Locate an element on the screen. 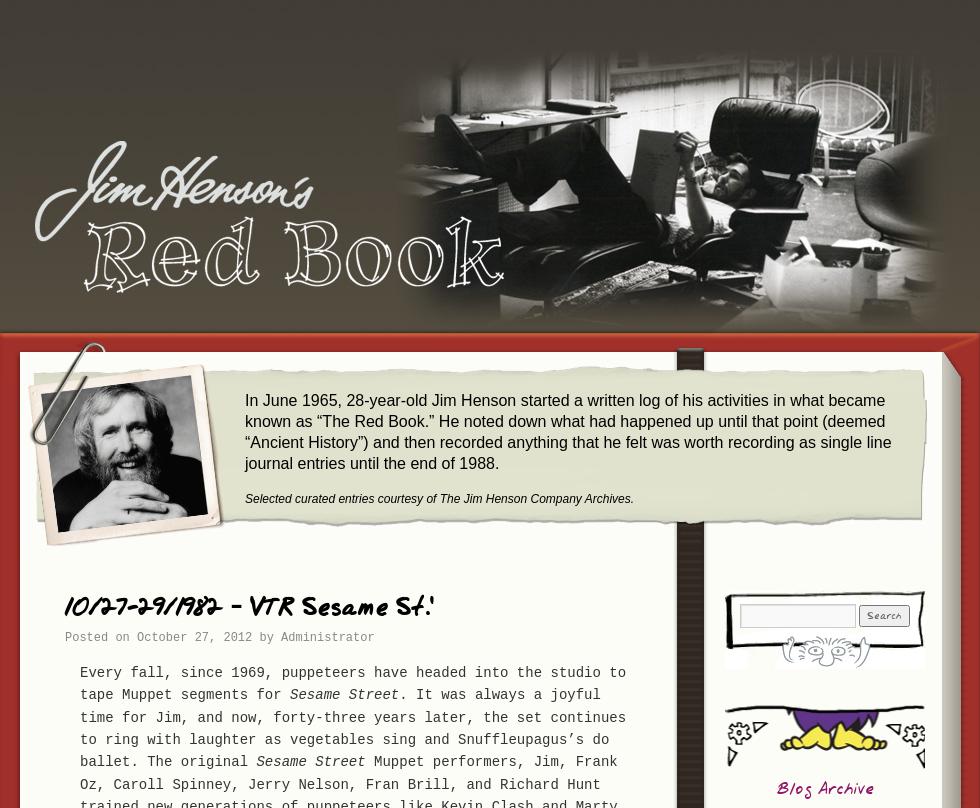 Image resolution: width=980 pixels, height=808 pixels. '. It was always a joyful time for Jim, and now, forty-three years later, the set continues to ring with laughter as vegetables sing and Snuffleupagus’s do ballet. The original' is located at coordinates (352, 727).